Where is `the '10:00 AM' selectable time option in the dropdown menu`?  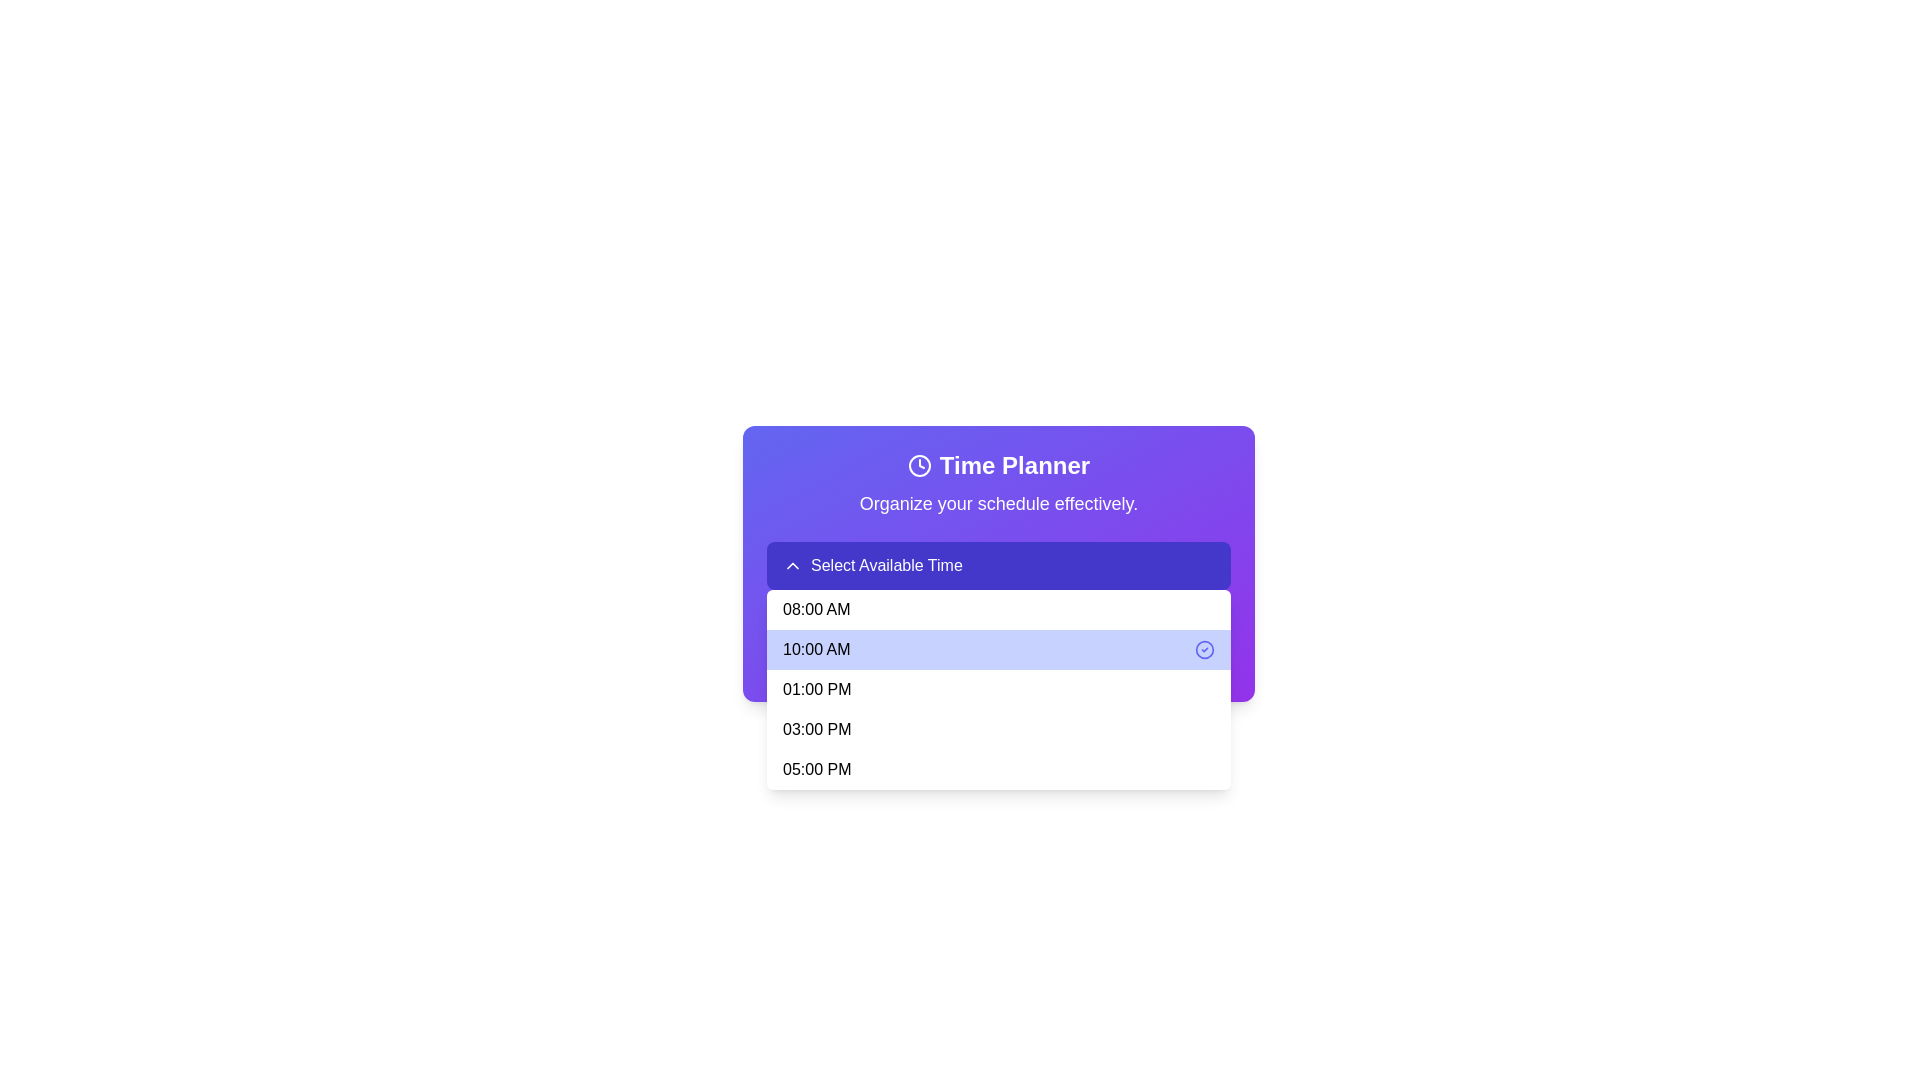 the '10:00 AM' selectable time option in the dropdown menu is located at coordinates (998, 650).